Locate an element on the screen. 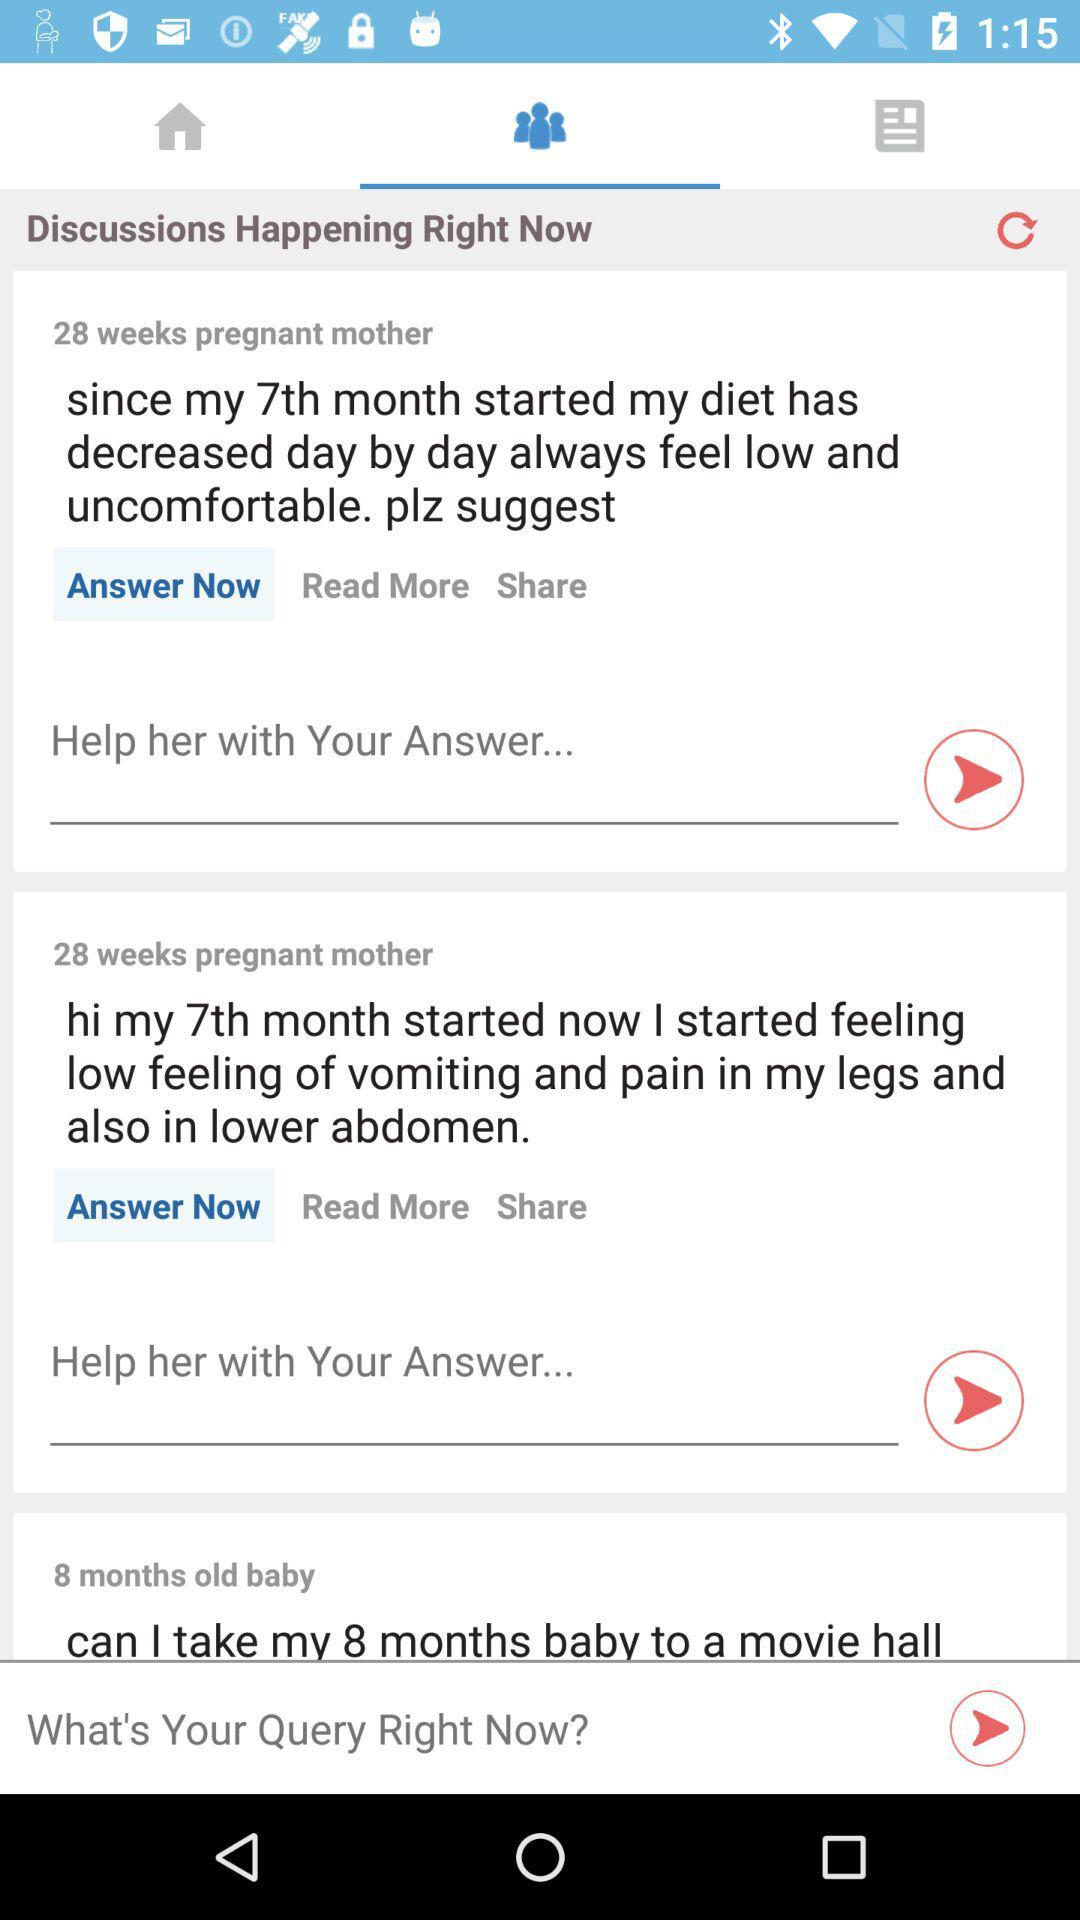 The height and width of the screenshot is (1920, 1080). the icon below discussions happening right is located at coordinates (743, 309).